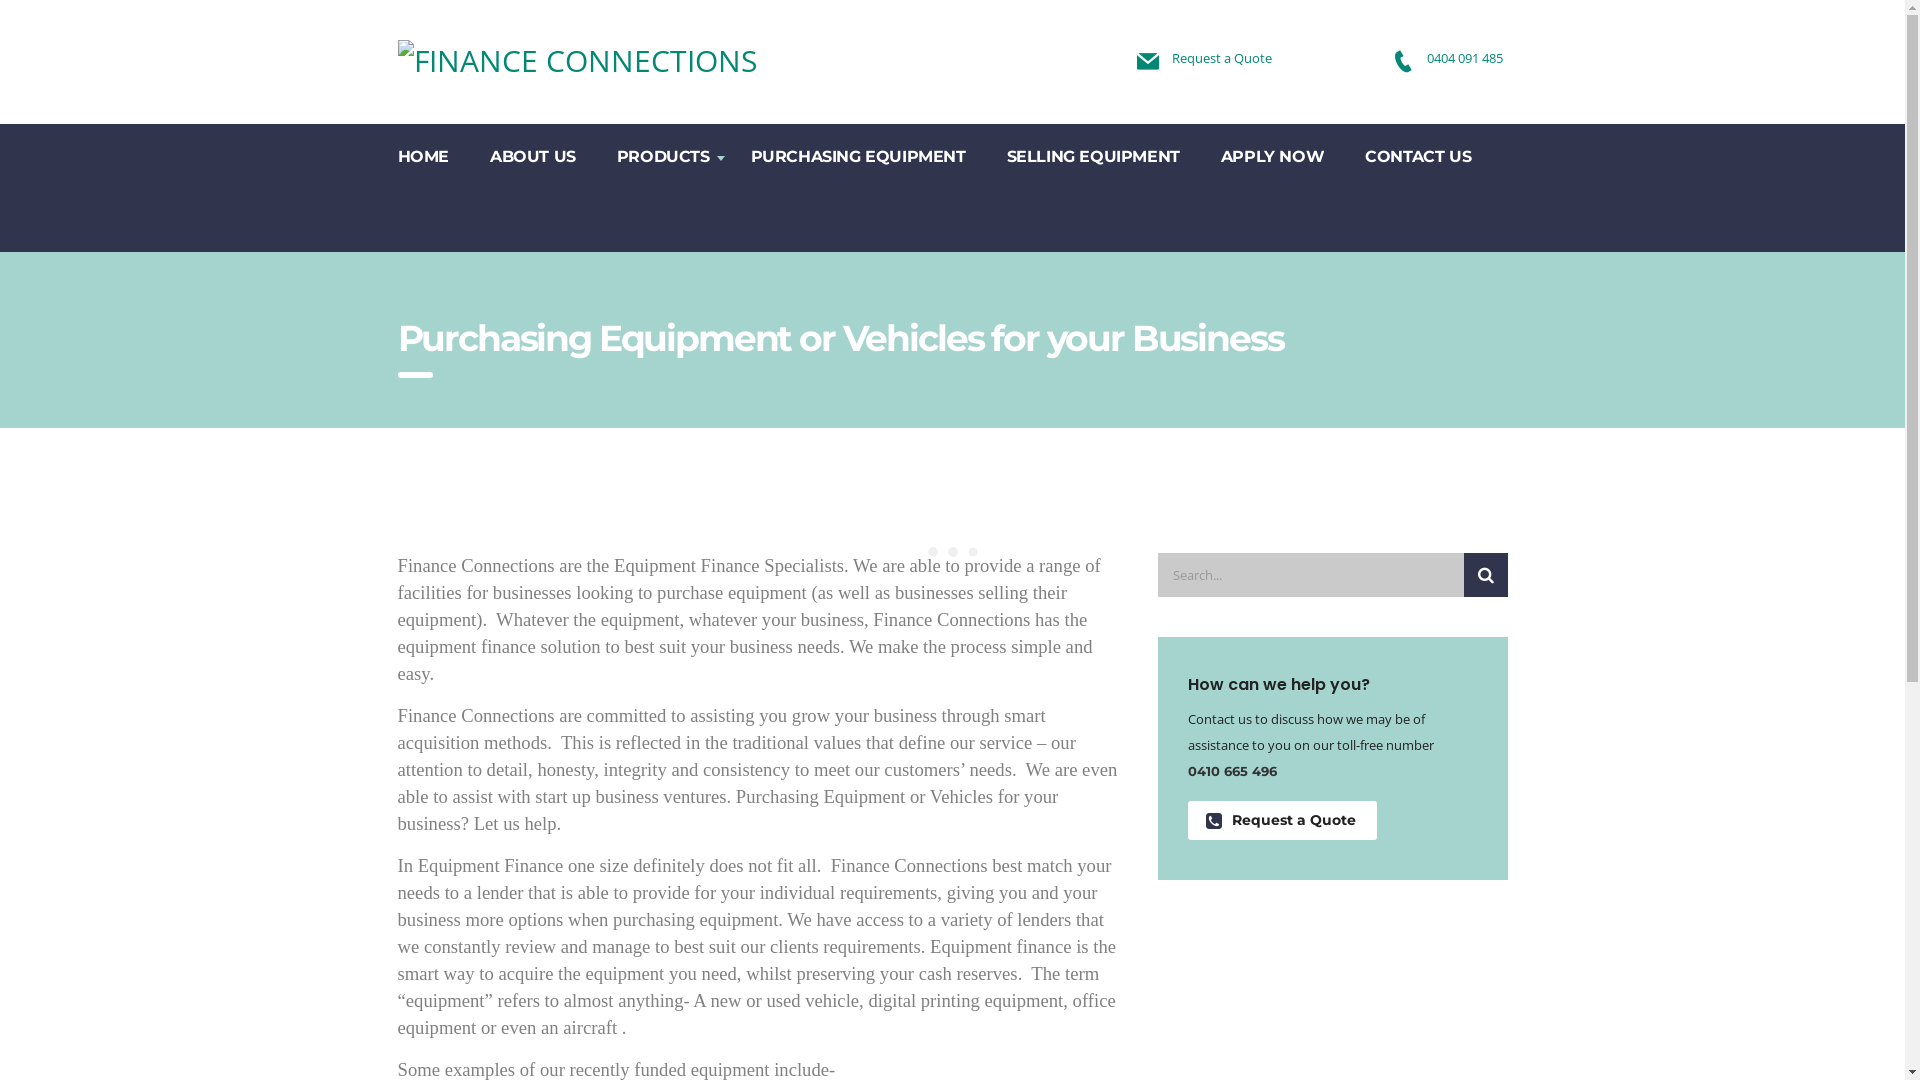 The image size is (1920, 1080). What do you see at coordinates (422, 154) in the screenshot?
I see `'HOME'` at bounding box center [422, 154].